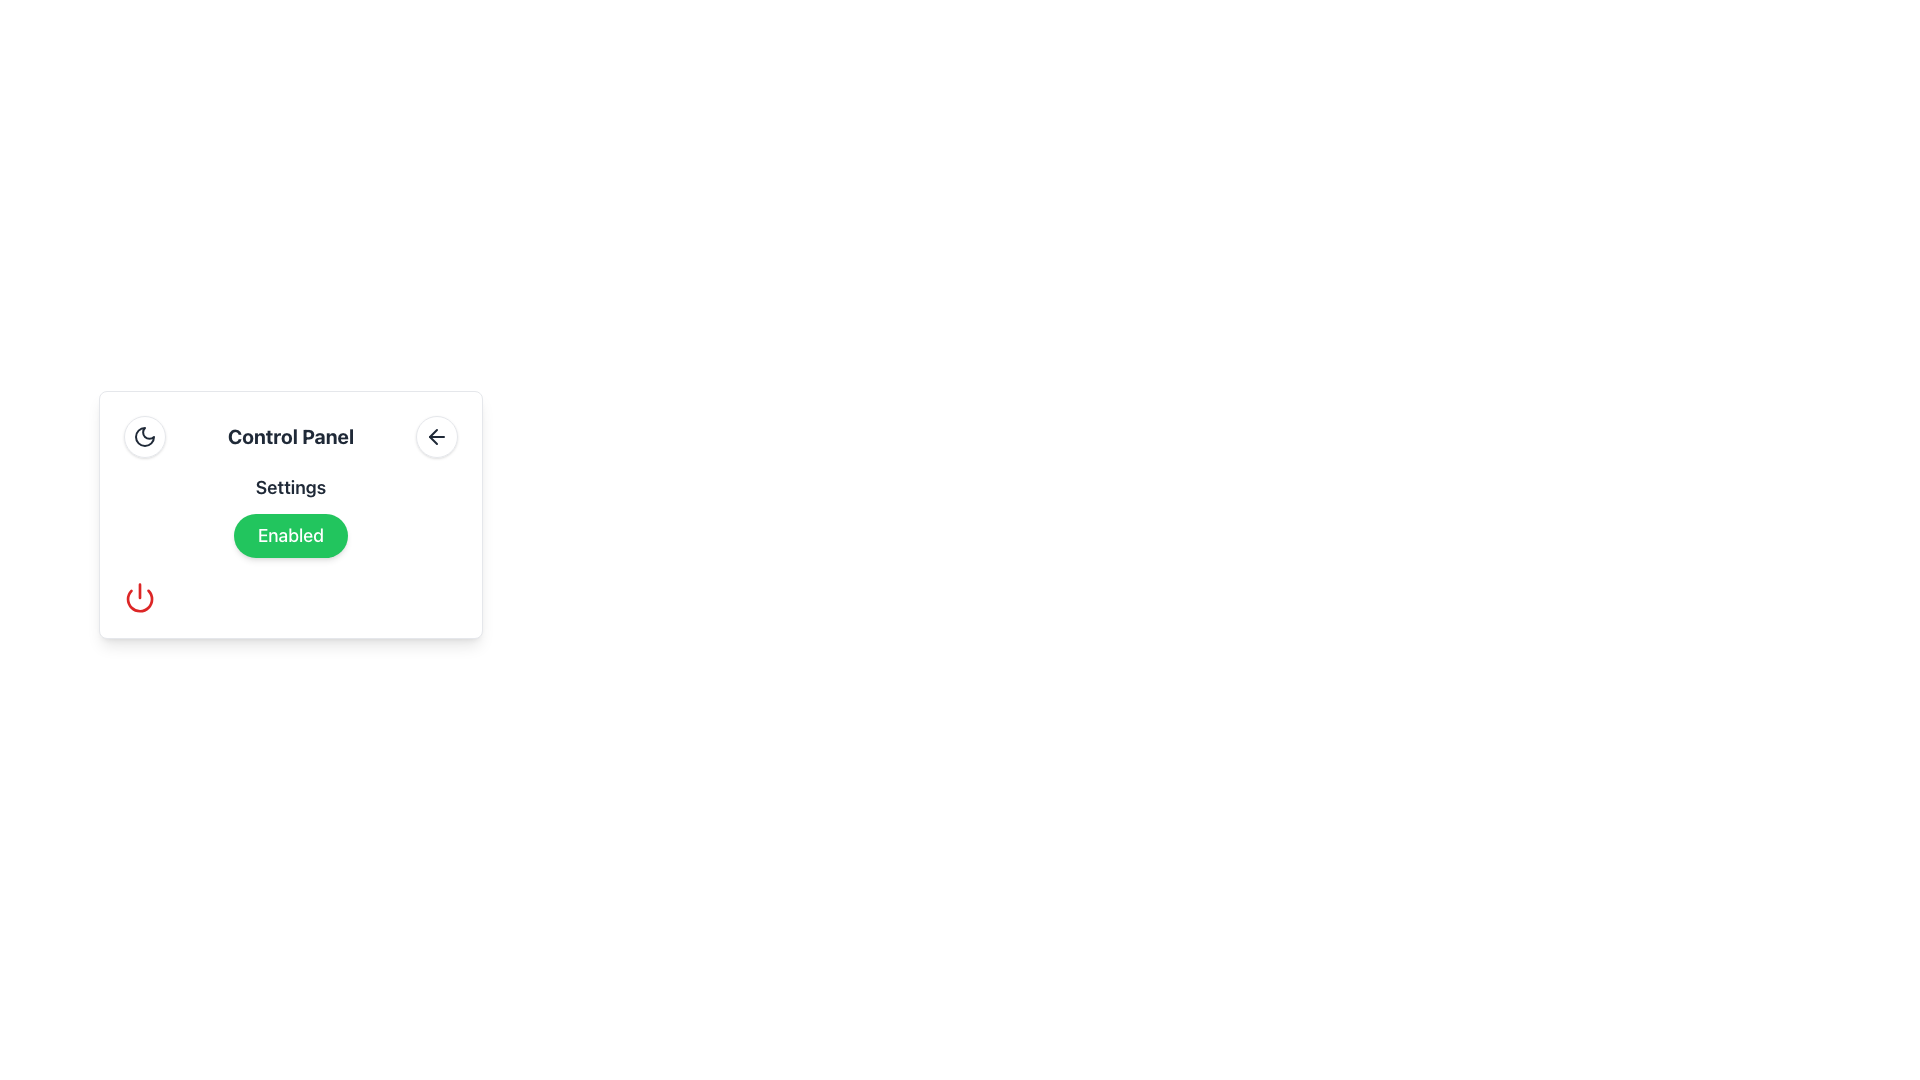 This screenshot has height=1080, width=1920. What do you see at coordinates (435, 435) in the screenshot?
I see `the back navigation button located in the upper-right corner of the card layout` at bounding box center [435, 435].